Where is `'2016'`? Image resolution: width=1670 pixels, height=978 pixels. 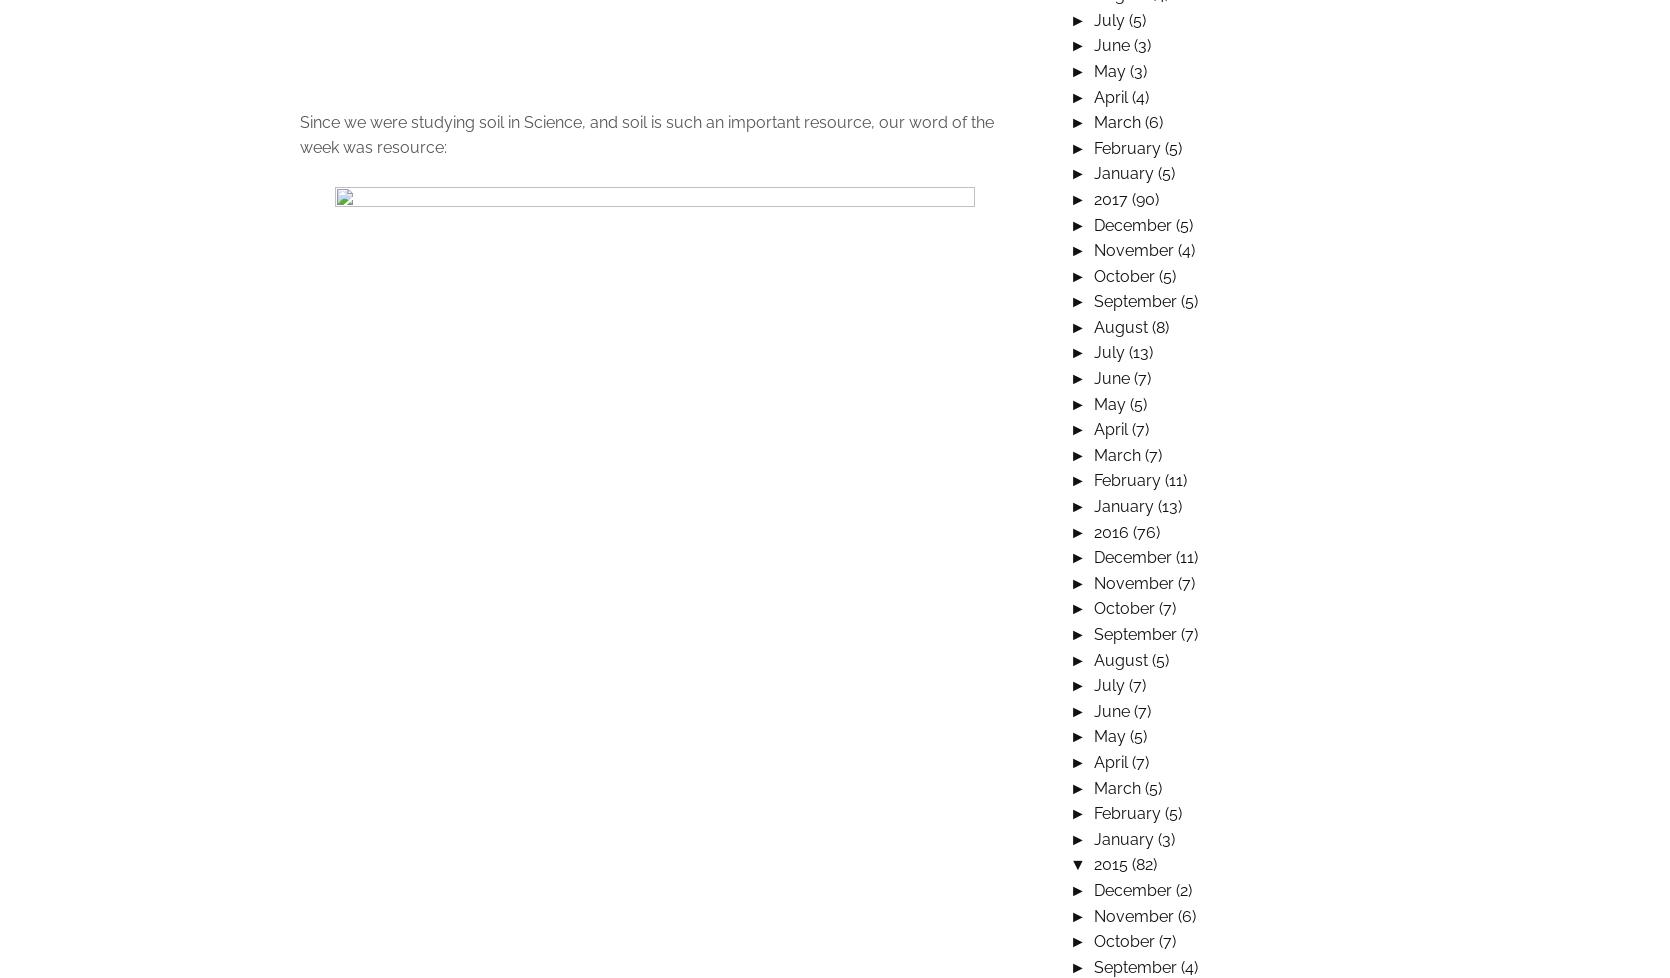
'2016' is located at coordinates (1111, 531).